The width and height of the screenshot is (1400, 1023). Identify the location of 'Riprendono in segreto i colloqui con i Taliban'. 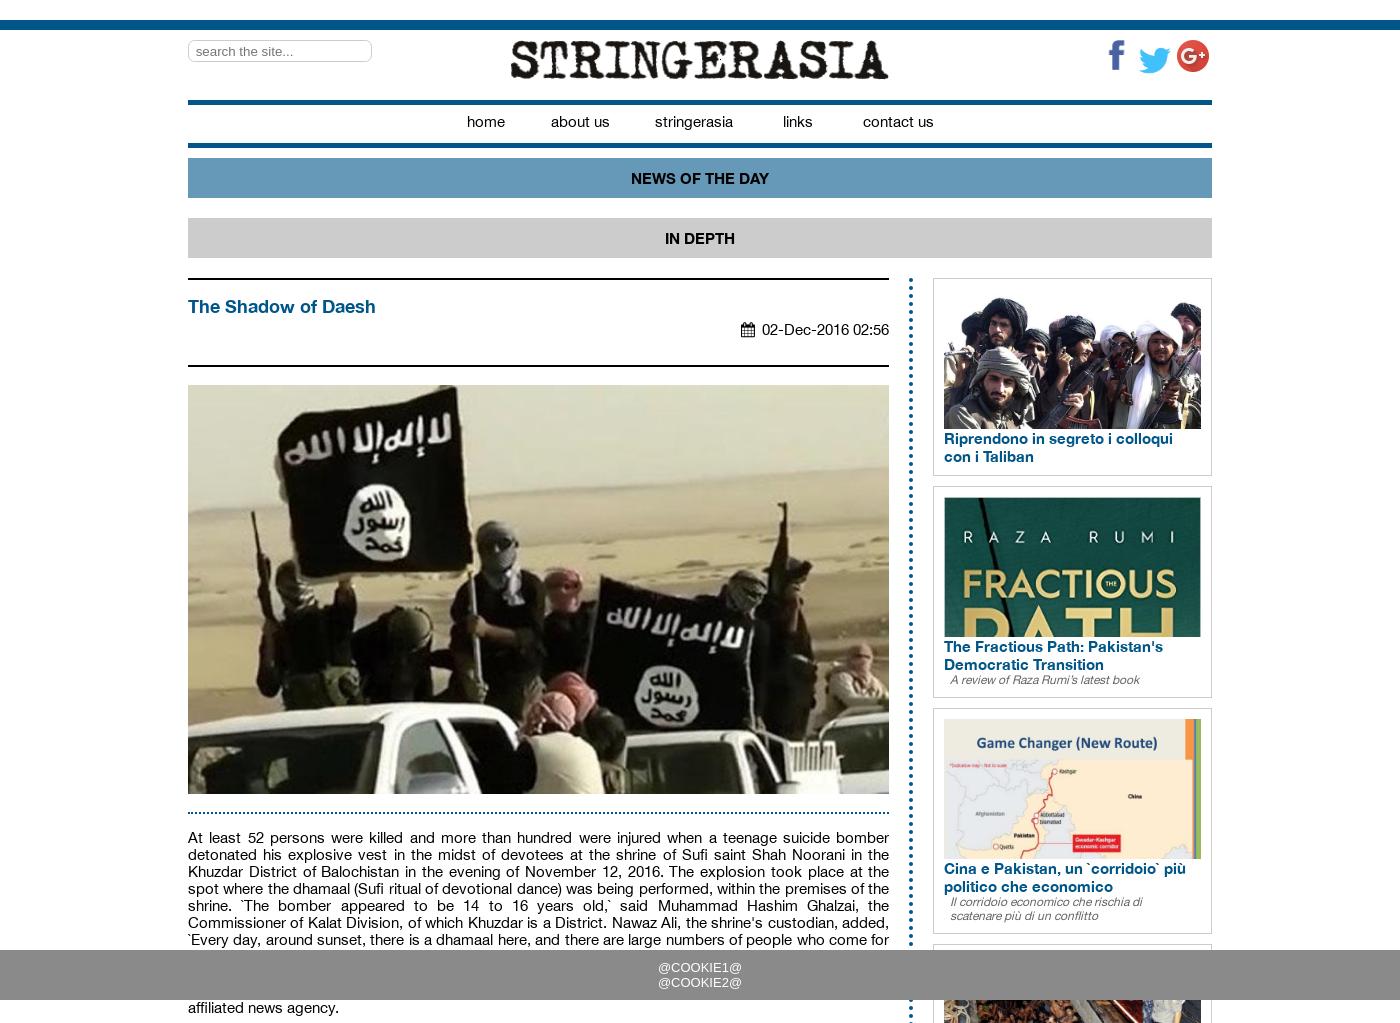
(1058, 445).